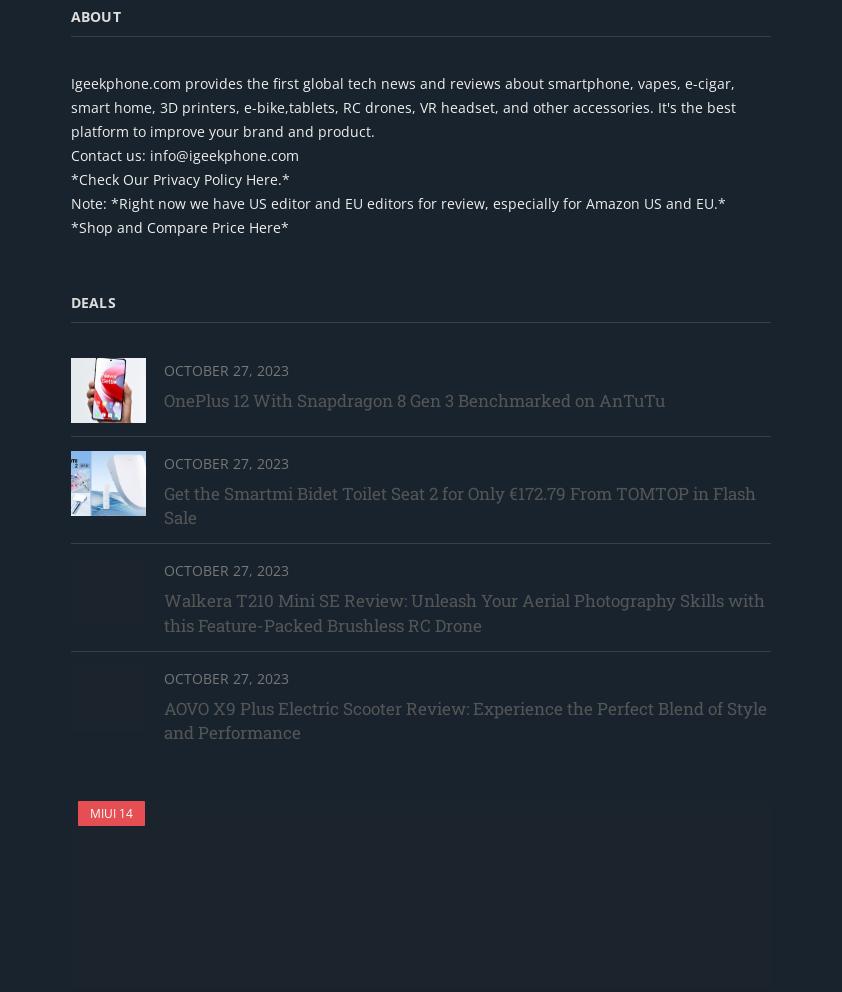 The height and width of the screenshot is (992, 842). What do you see at coordinates (110, 812) in the screenshot?
I see `'MIUI 14'` at bounding box center [110, 812].